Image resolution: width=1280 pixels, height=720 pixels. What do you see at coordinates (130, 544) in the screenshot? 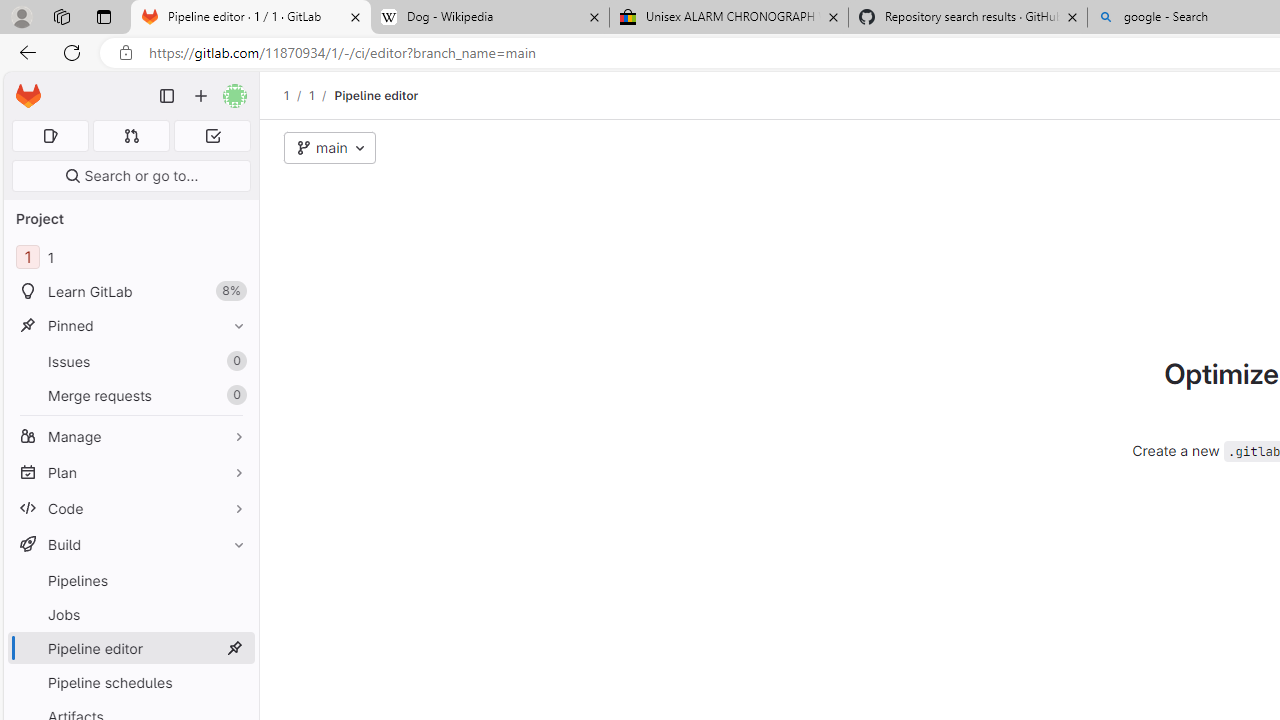
I see `'Build'` at bounding box center [130, 544].